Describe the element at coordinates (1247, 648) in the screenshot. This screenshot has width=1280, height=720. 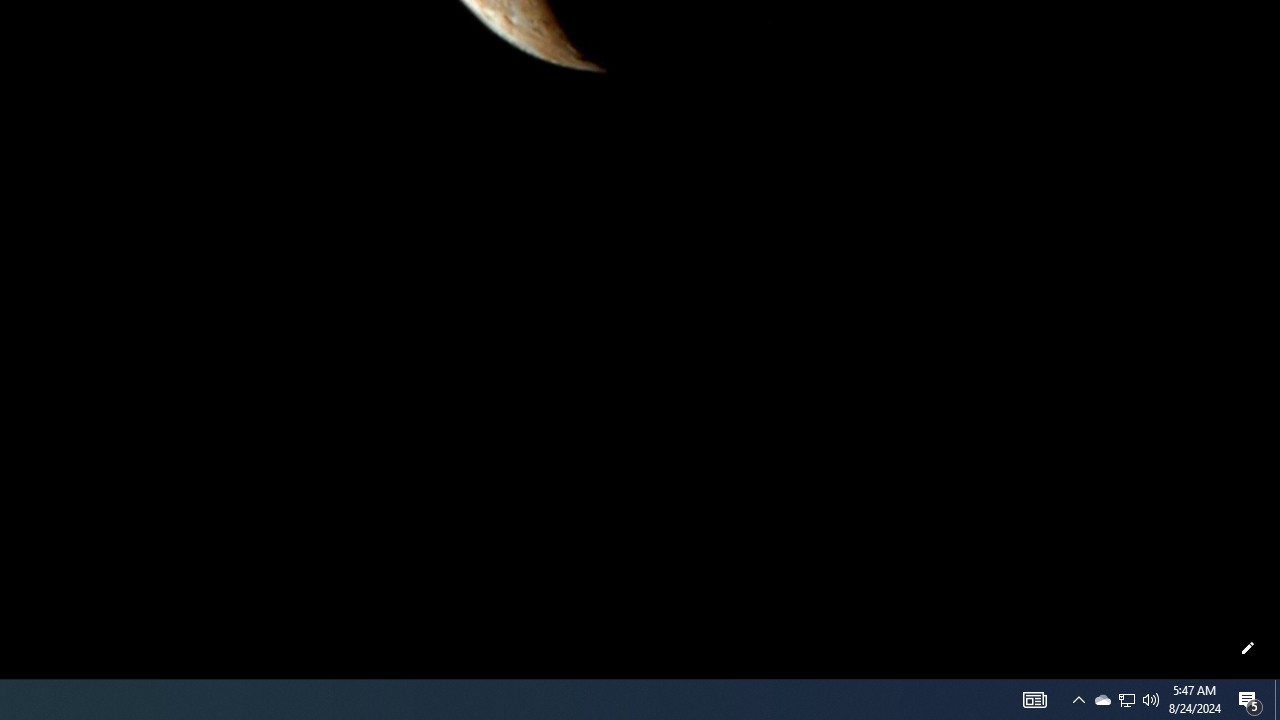
I see `'Customize this page'` at that location.